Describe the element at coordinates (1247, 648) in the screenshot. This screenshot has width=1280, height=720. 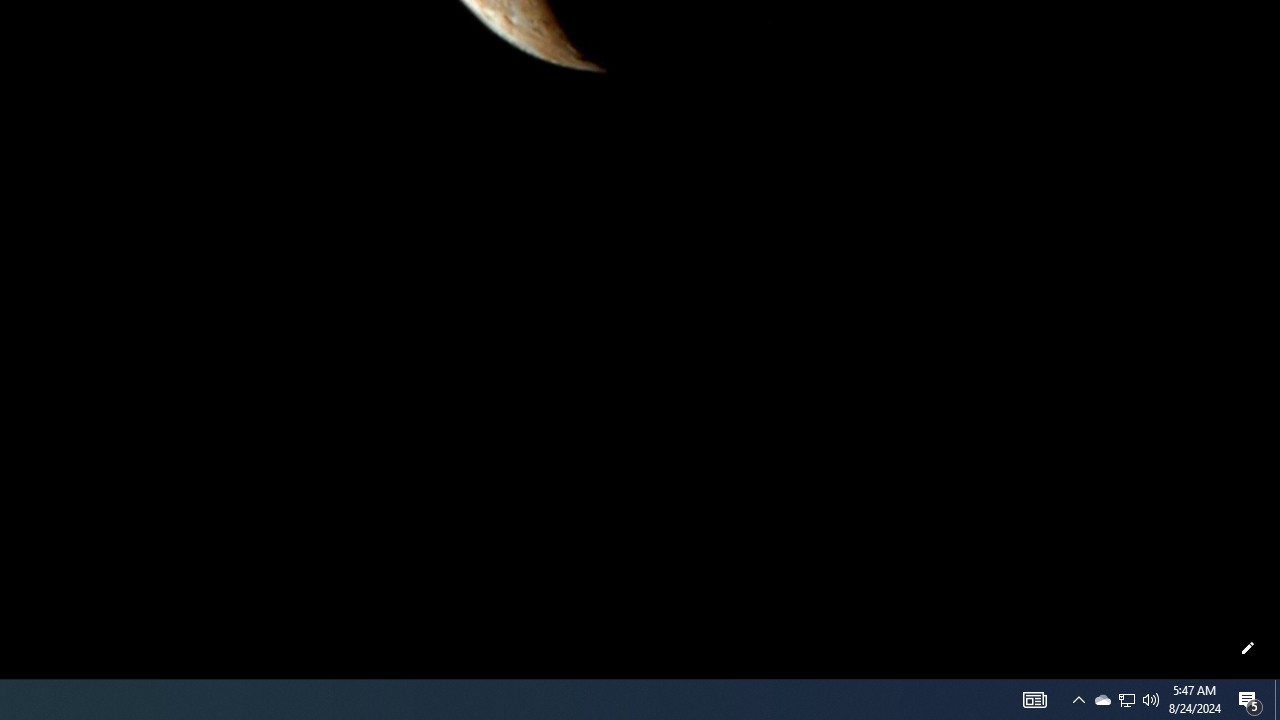
I see `'Customize this page'` at that location.